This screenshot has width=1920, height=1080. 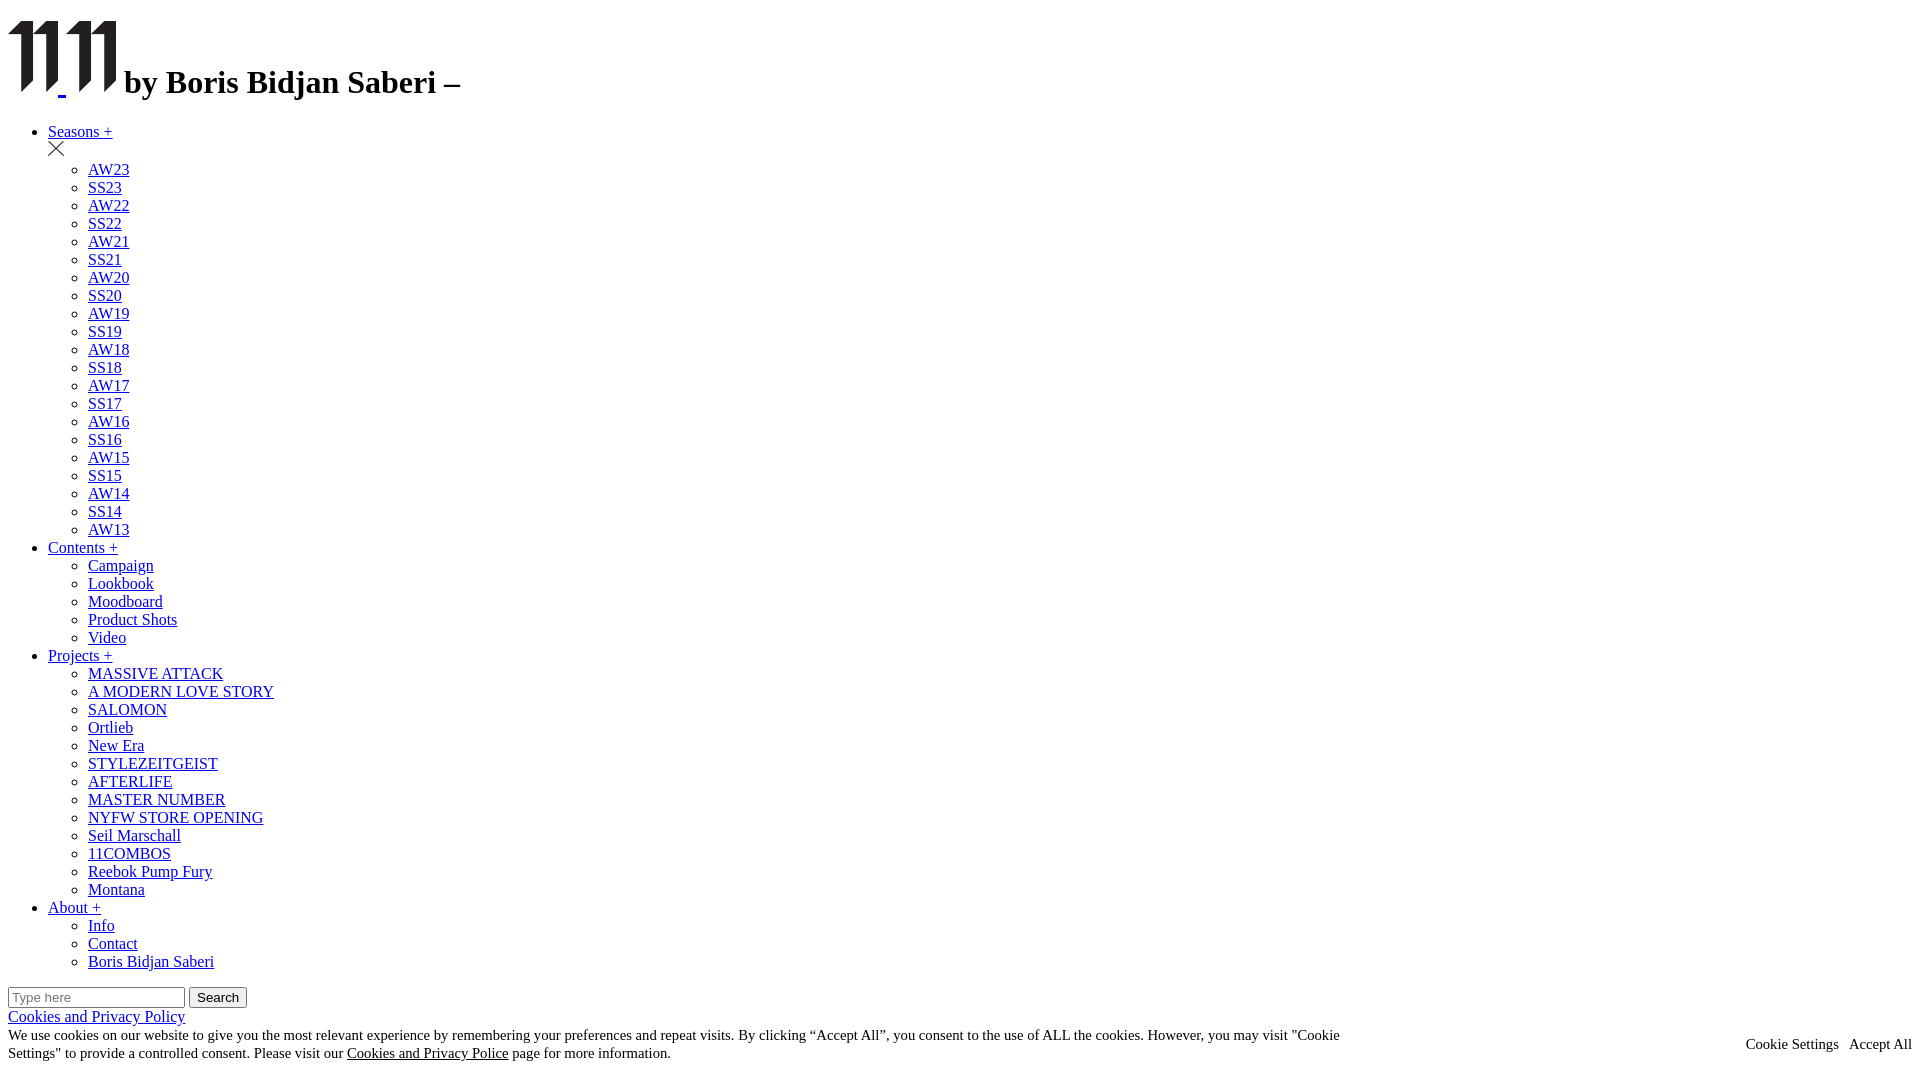 What do you see at coordinates (107, 168) in the screenshot?
I see `'AW23'` at bounding box center [107, 168].